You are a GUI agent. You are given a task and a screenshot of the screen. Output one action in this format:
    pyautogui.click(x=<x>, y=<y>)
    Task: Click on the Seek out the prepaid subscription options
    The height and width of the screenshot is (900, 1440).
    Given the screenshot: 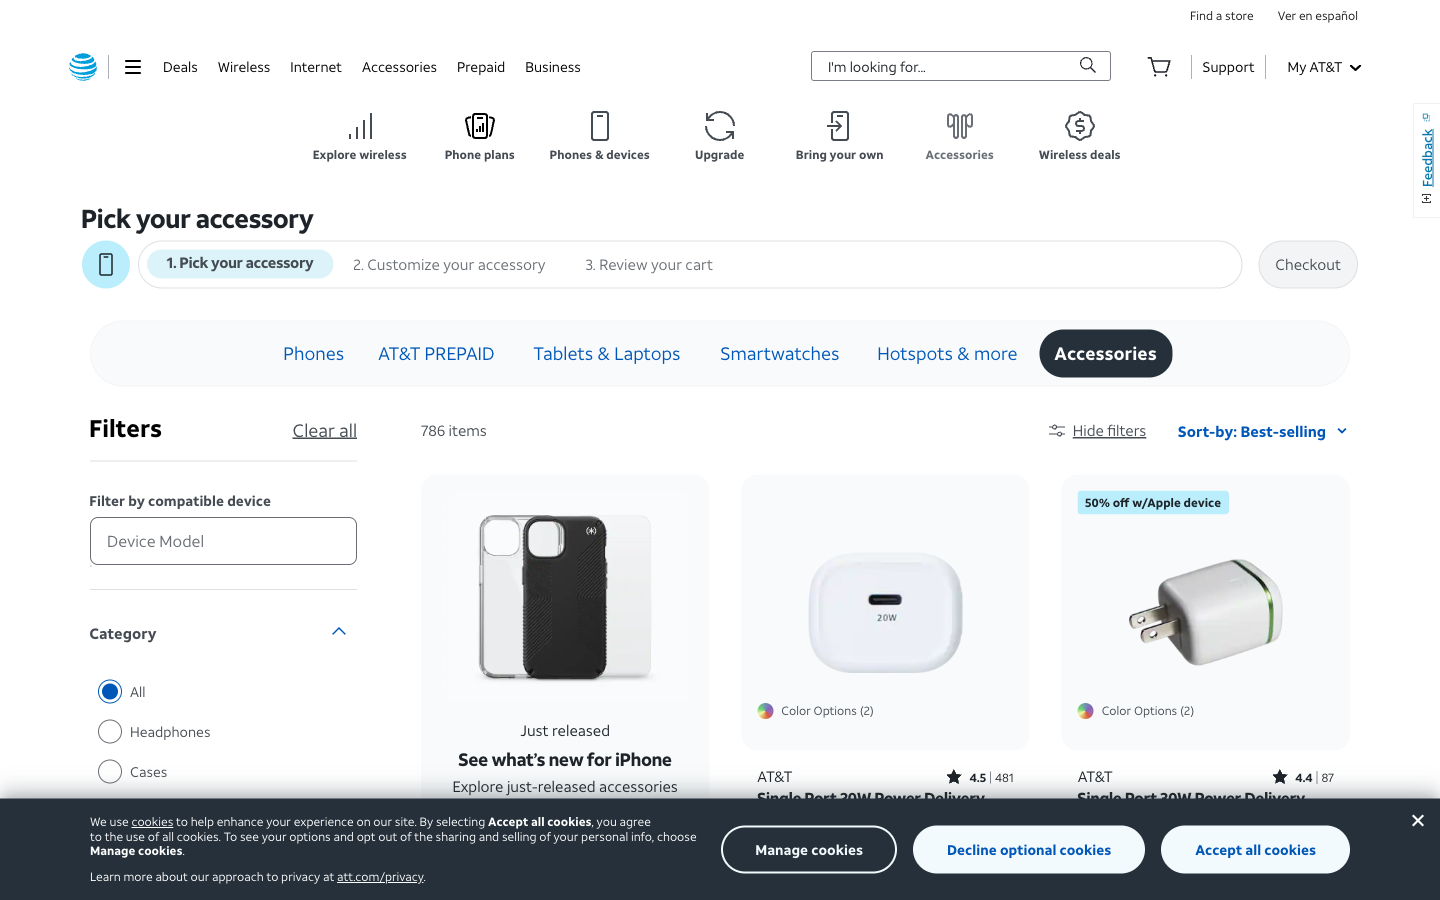 What is the action you would take?
    pyautogui.click(x=480, y=65)
    